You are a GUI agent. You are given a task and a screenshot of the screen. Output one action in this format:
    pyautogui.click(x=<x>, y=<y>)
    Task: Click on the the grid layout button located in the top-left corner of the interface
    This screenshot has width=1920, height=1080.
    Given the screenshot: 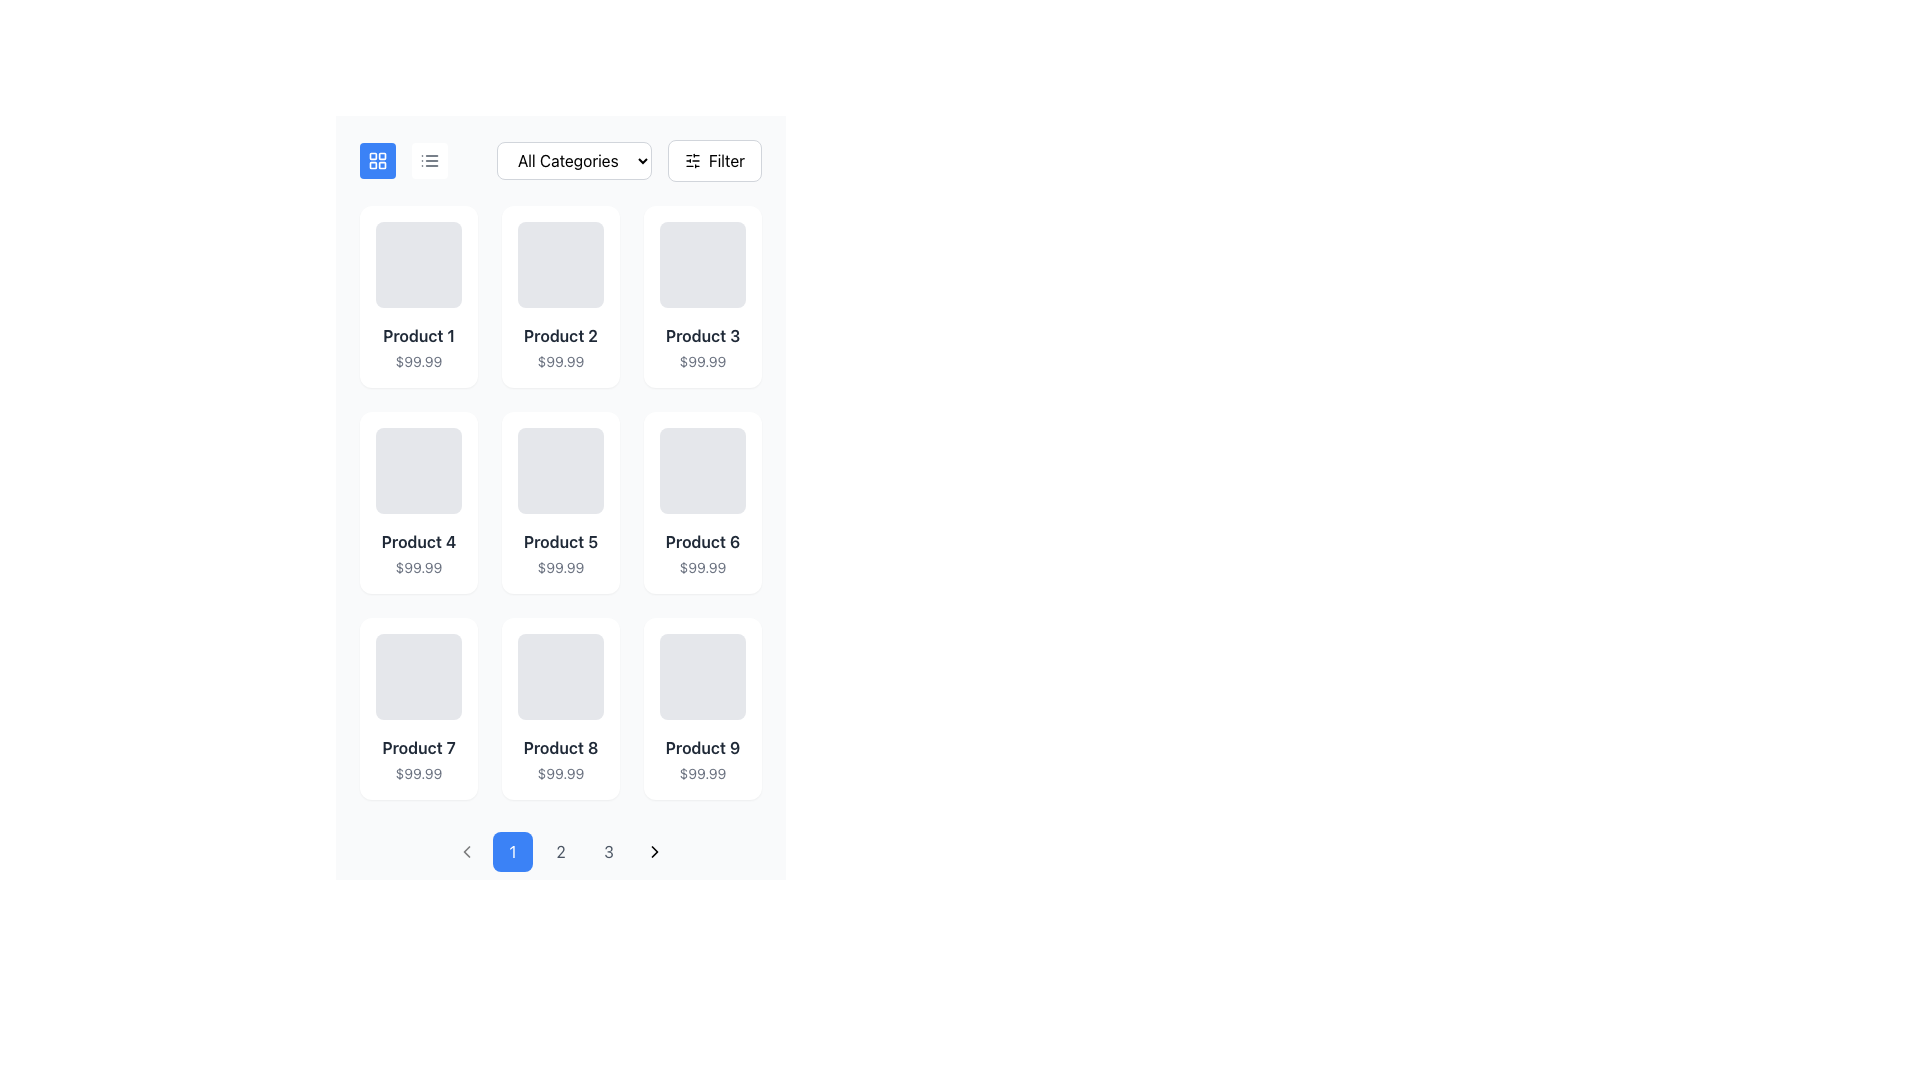 What is the action you would take?
    pyautogui.click(x=378, y=160)
    